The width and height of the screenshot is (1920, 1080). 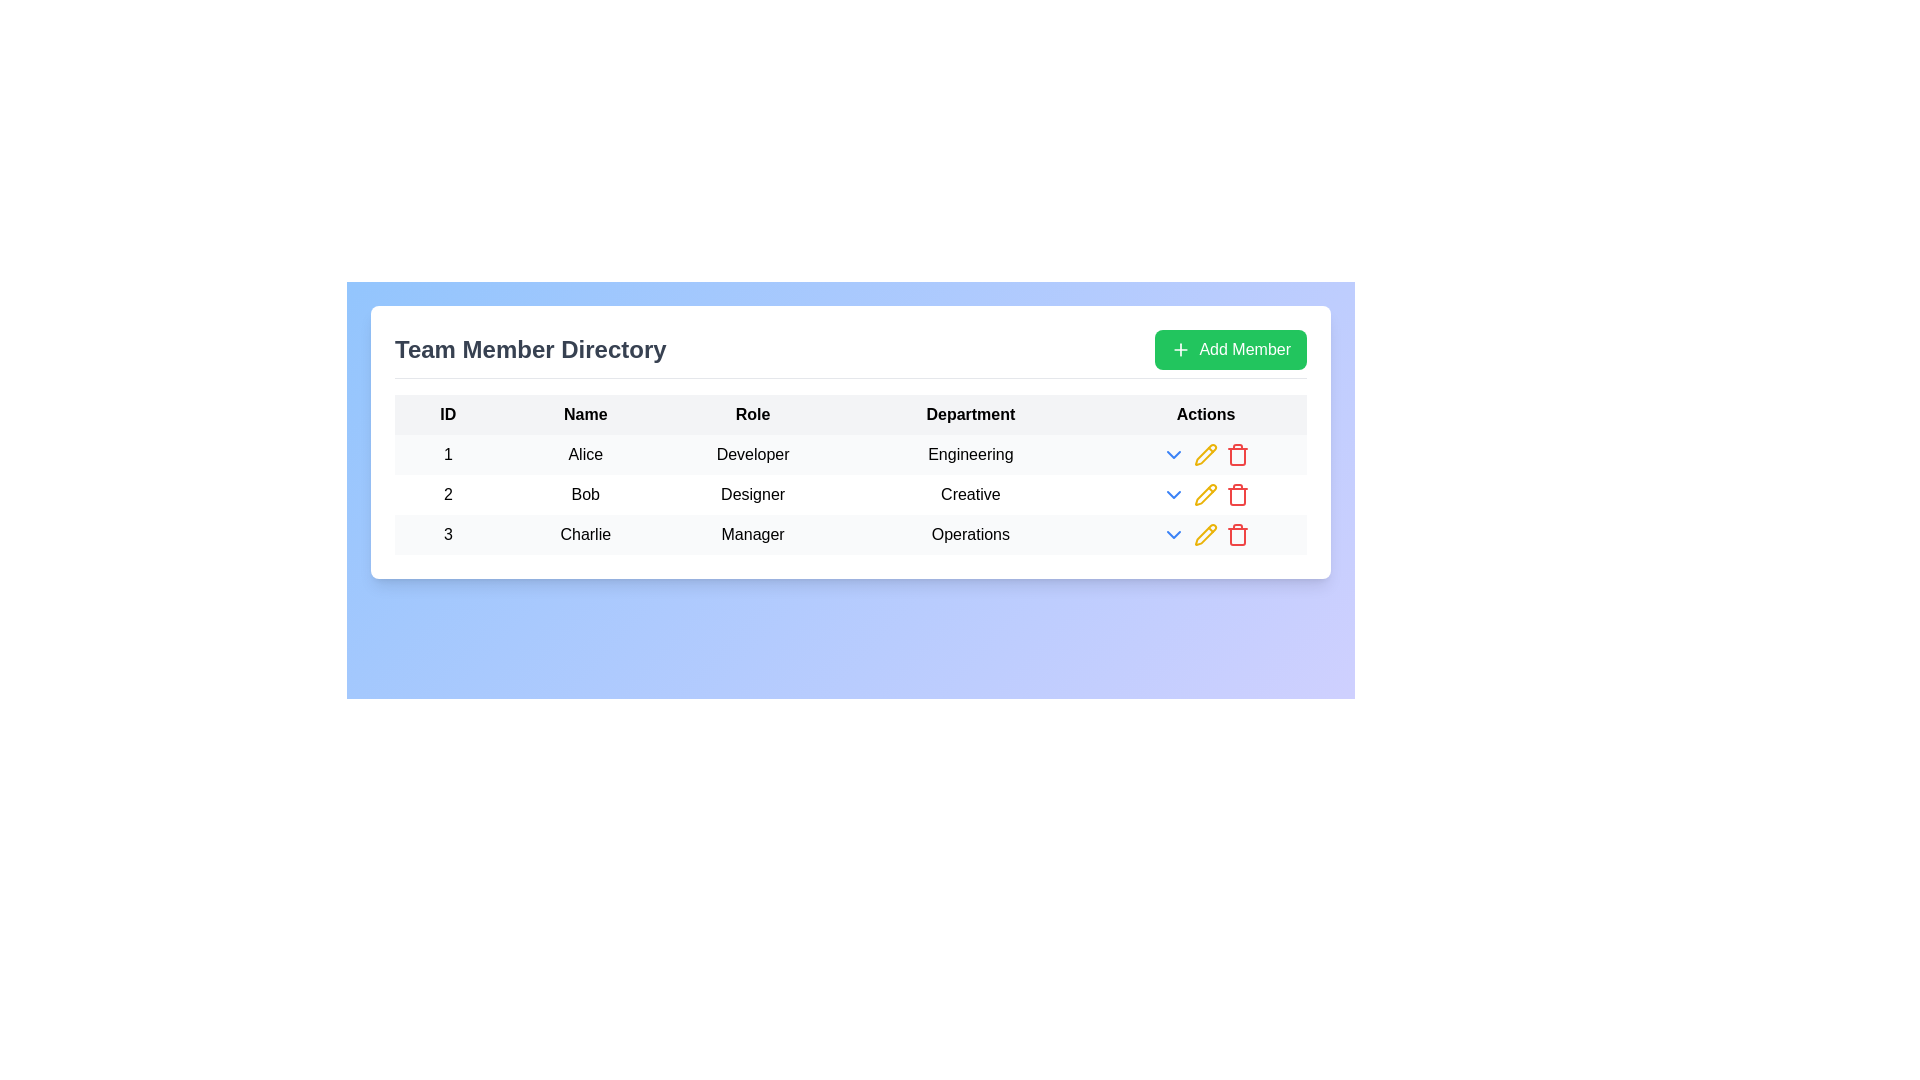 What do you see at coordinates (584, 455) in the screenshot?
I see `the text label displaying the name 'Alice', which is located under the 'Name' column in the first row of the table` at bounding box center [584, 455].